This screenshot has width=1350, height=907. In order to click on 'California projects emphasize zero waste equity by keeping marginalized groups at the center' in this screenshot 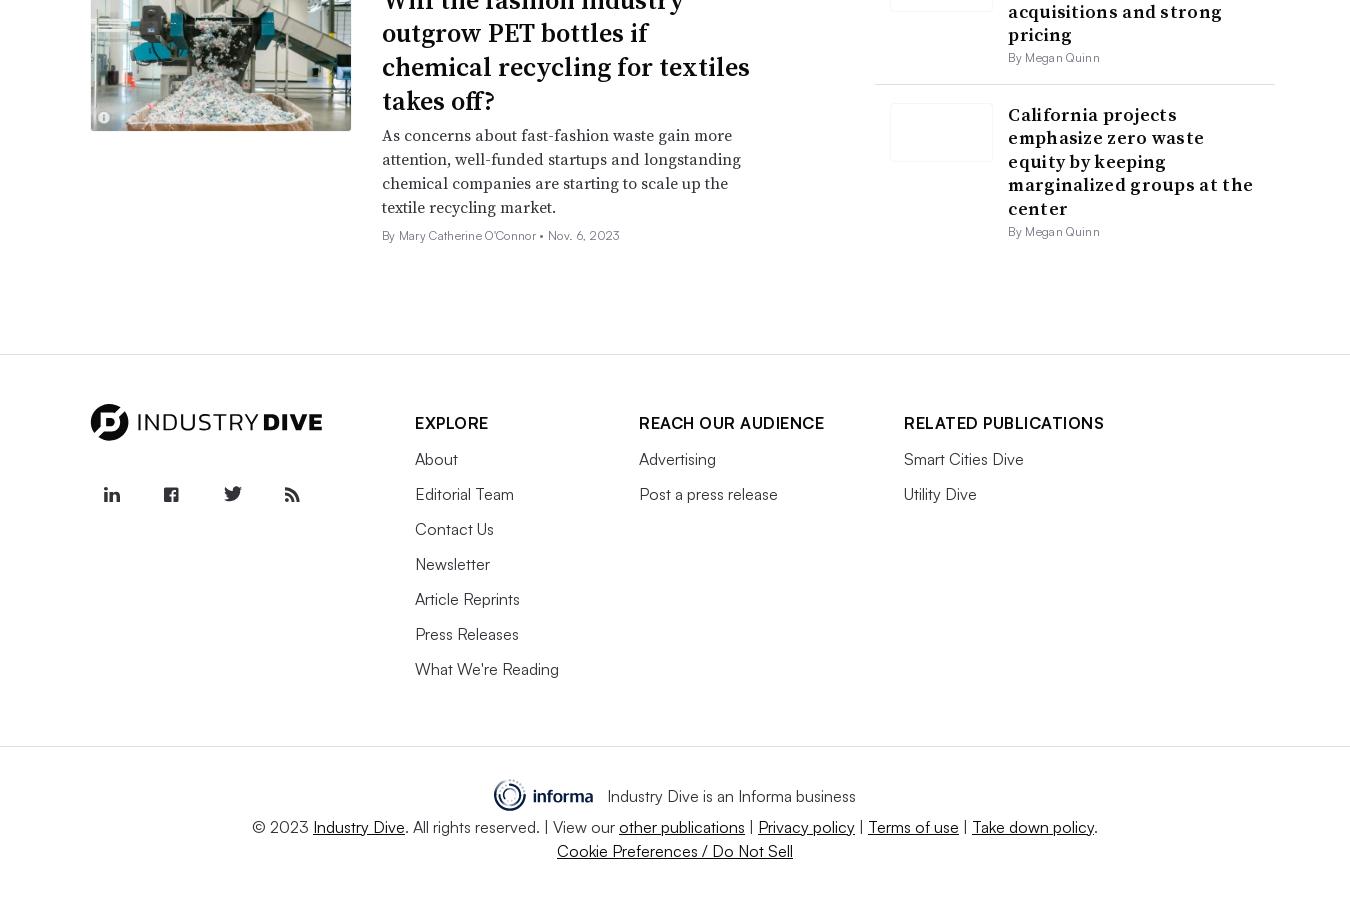, I will do `click(1129, 160)`.